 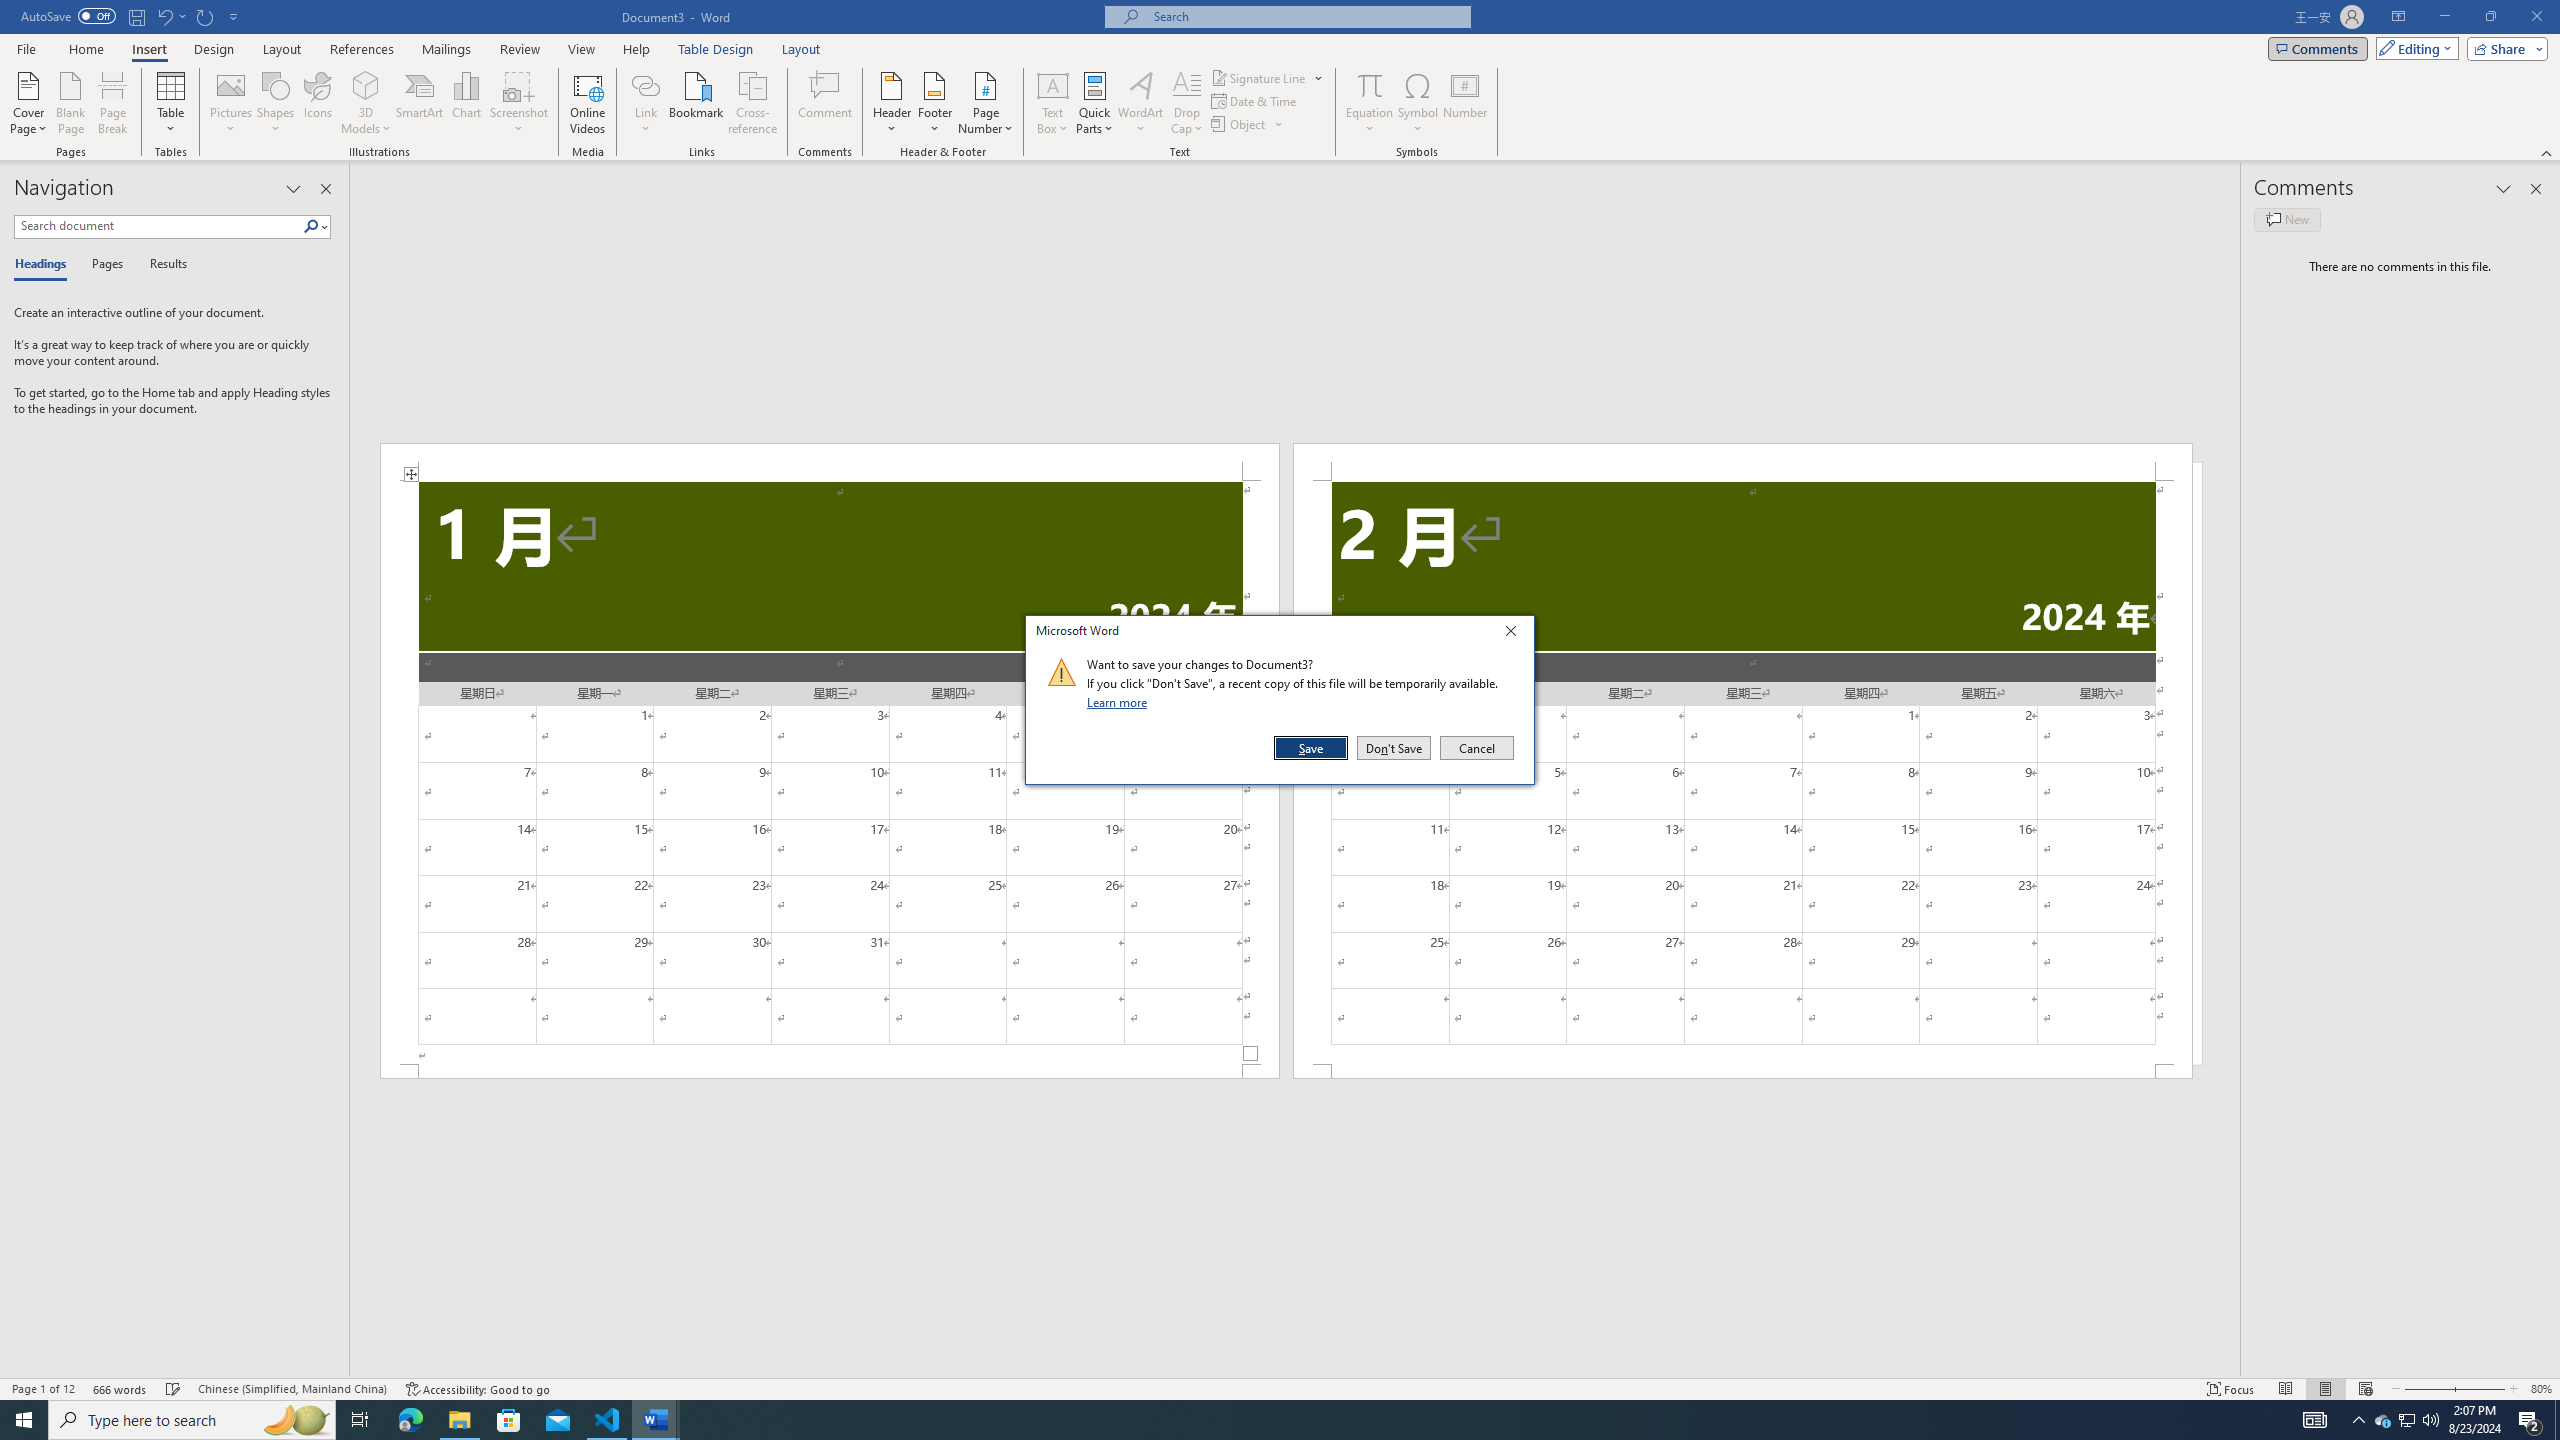 I want to click on 'Link', so click(x=645, y=84).